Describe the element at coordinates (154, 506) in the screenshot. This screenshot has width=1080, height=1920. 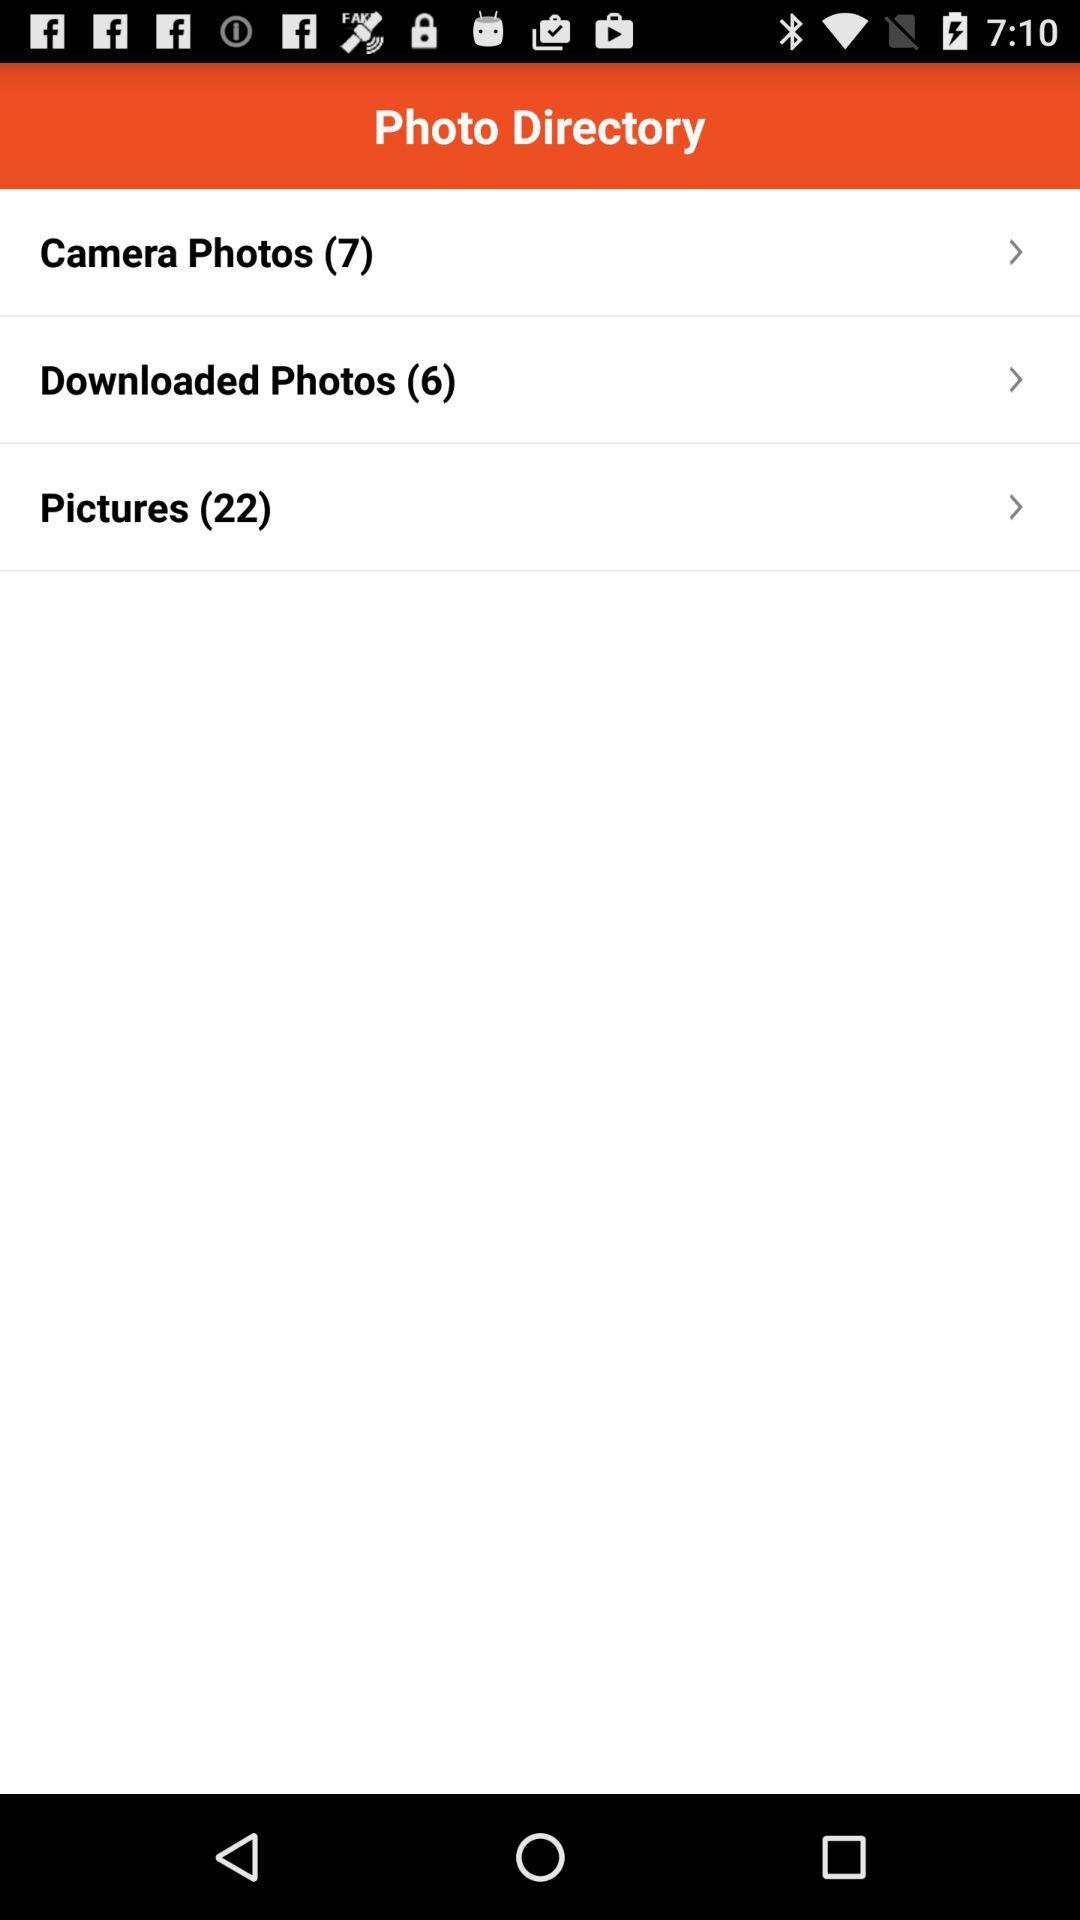
I see `pictures (22) app` at that location.